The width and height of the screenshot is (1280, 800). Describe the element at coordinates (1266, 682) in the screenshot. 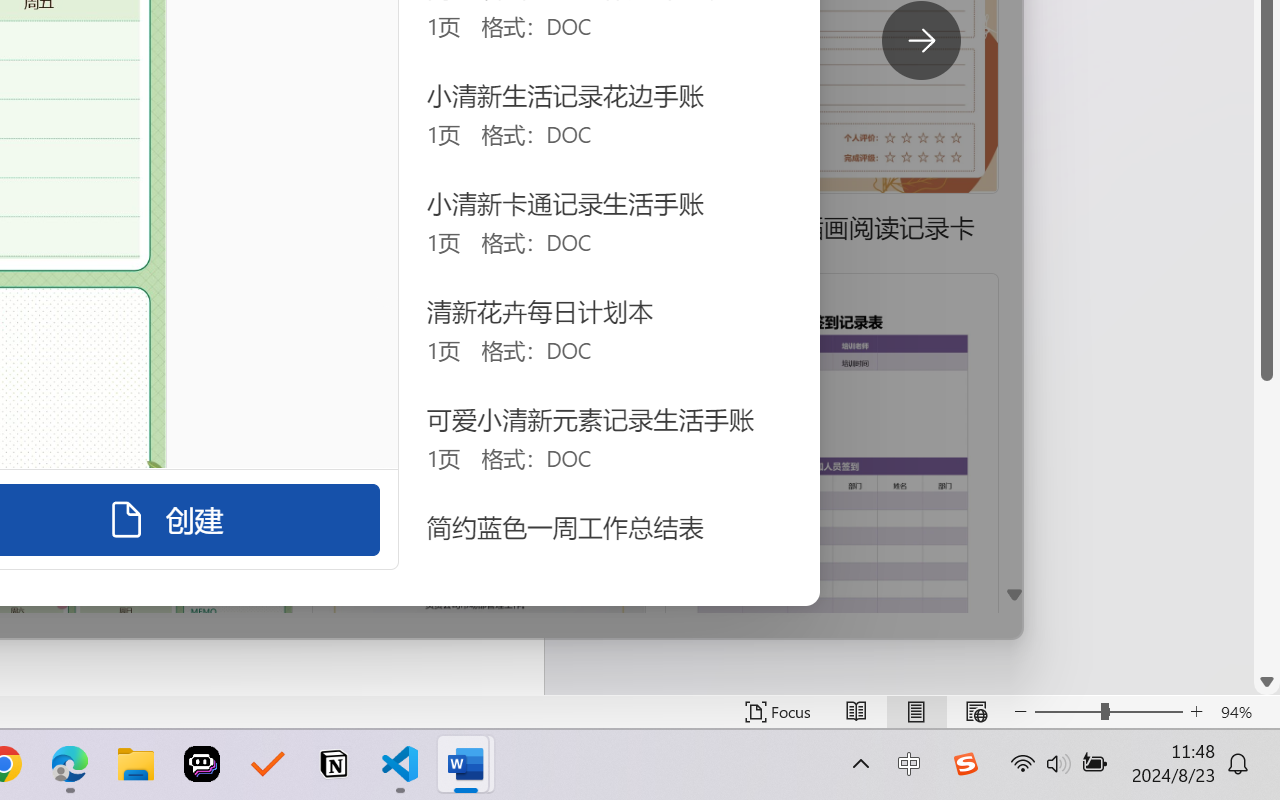

I see `'Line down'` at that location.